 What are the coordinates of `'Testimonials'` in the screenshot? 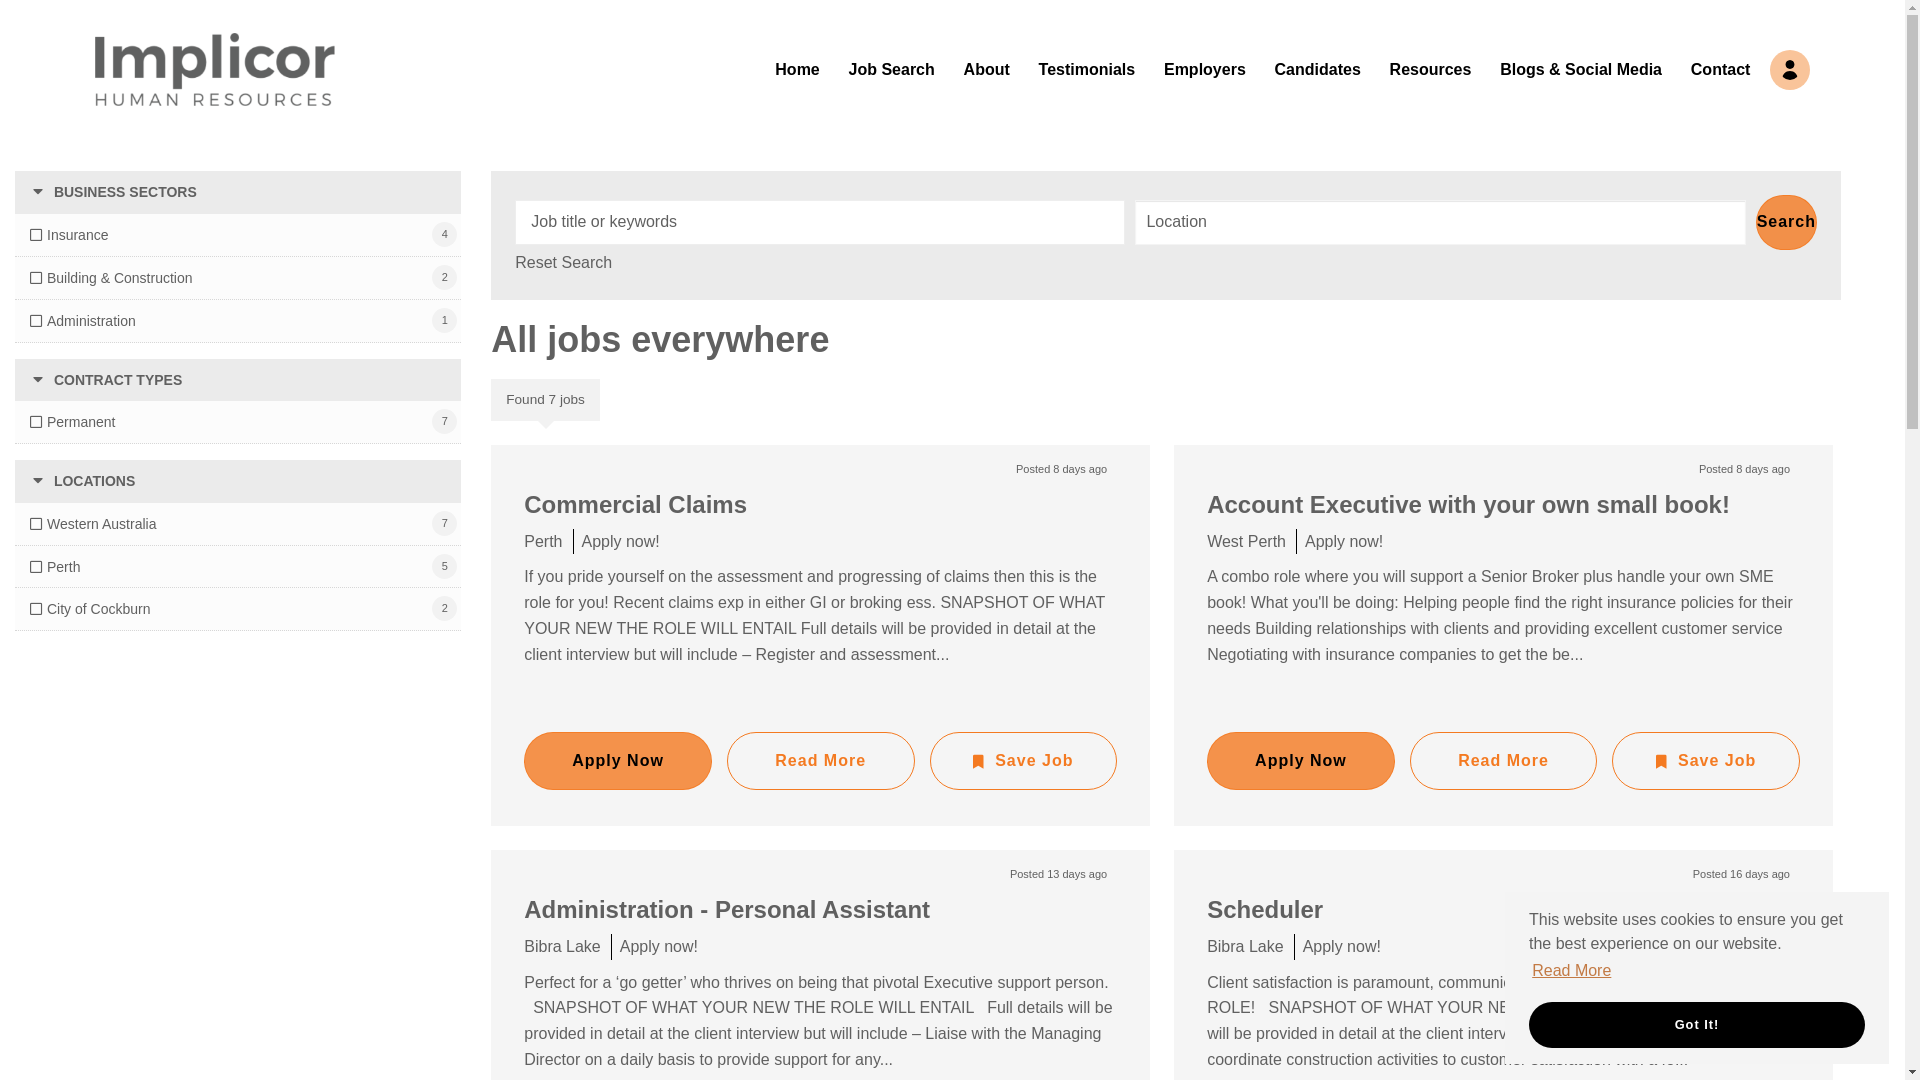 It's located at (1086, 68).